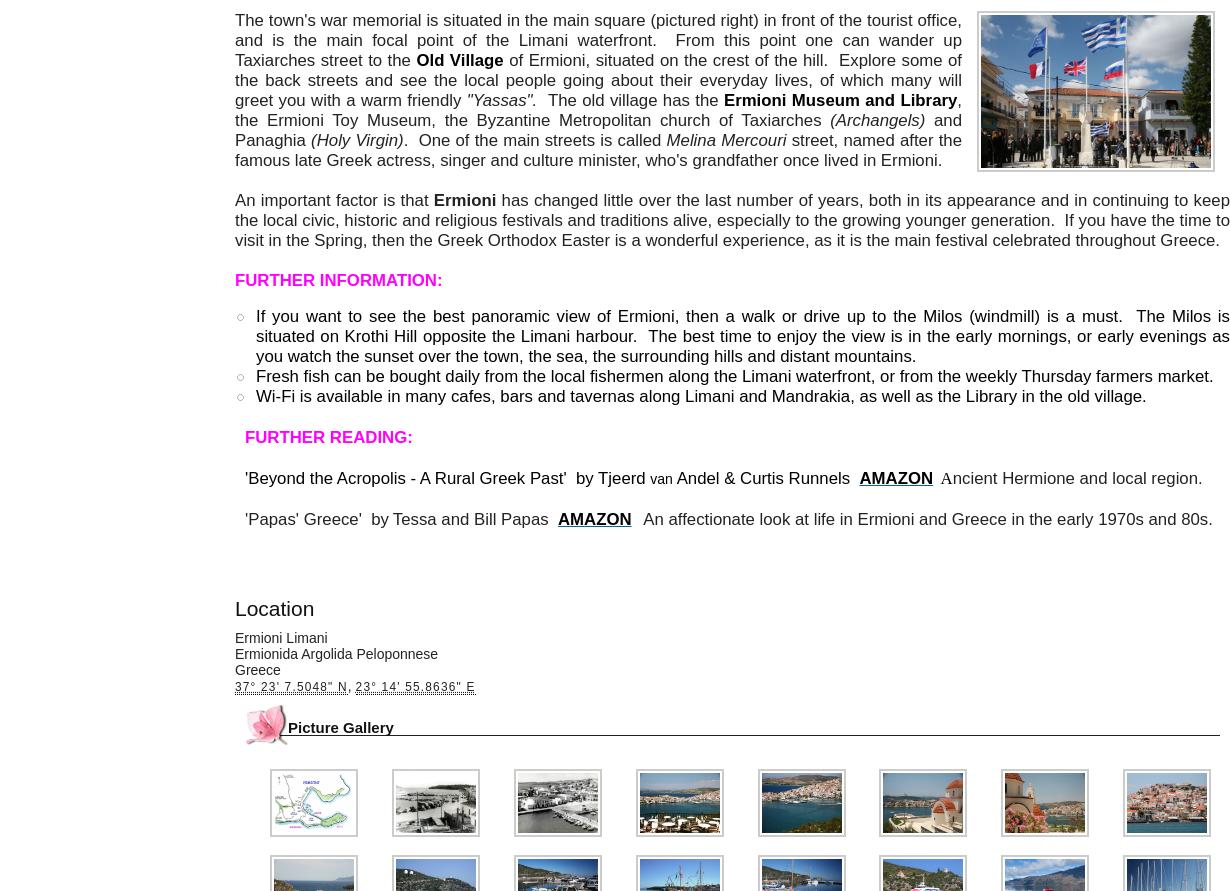  What do you see at coordinates (700, 396) in the screenshot?
I see `'Wi-Fi is available in many cafes, bars and tavernas along Limani and Mandrakia, as well as the Library in the old village.'` at bounding box center [700, 396].